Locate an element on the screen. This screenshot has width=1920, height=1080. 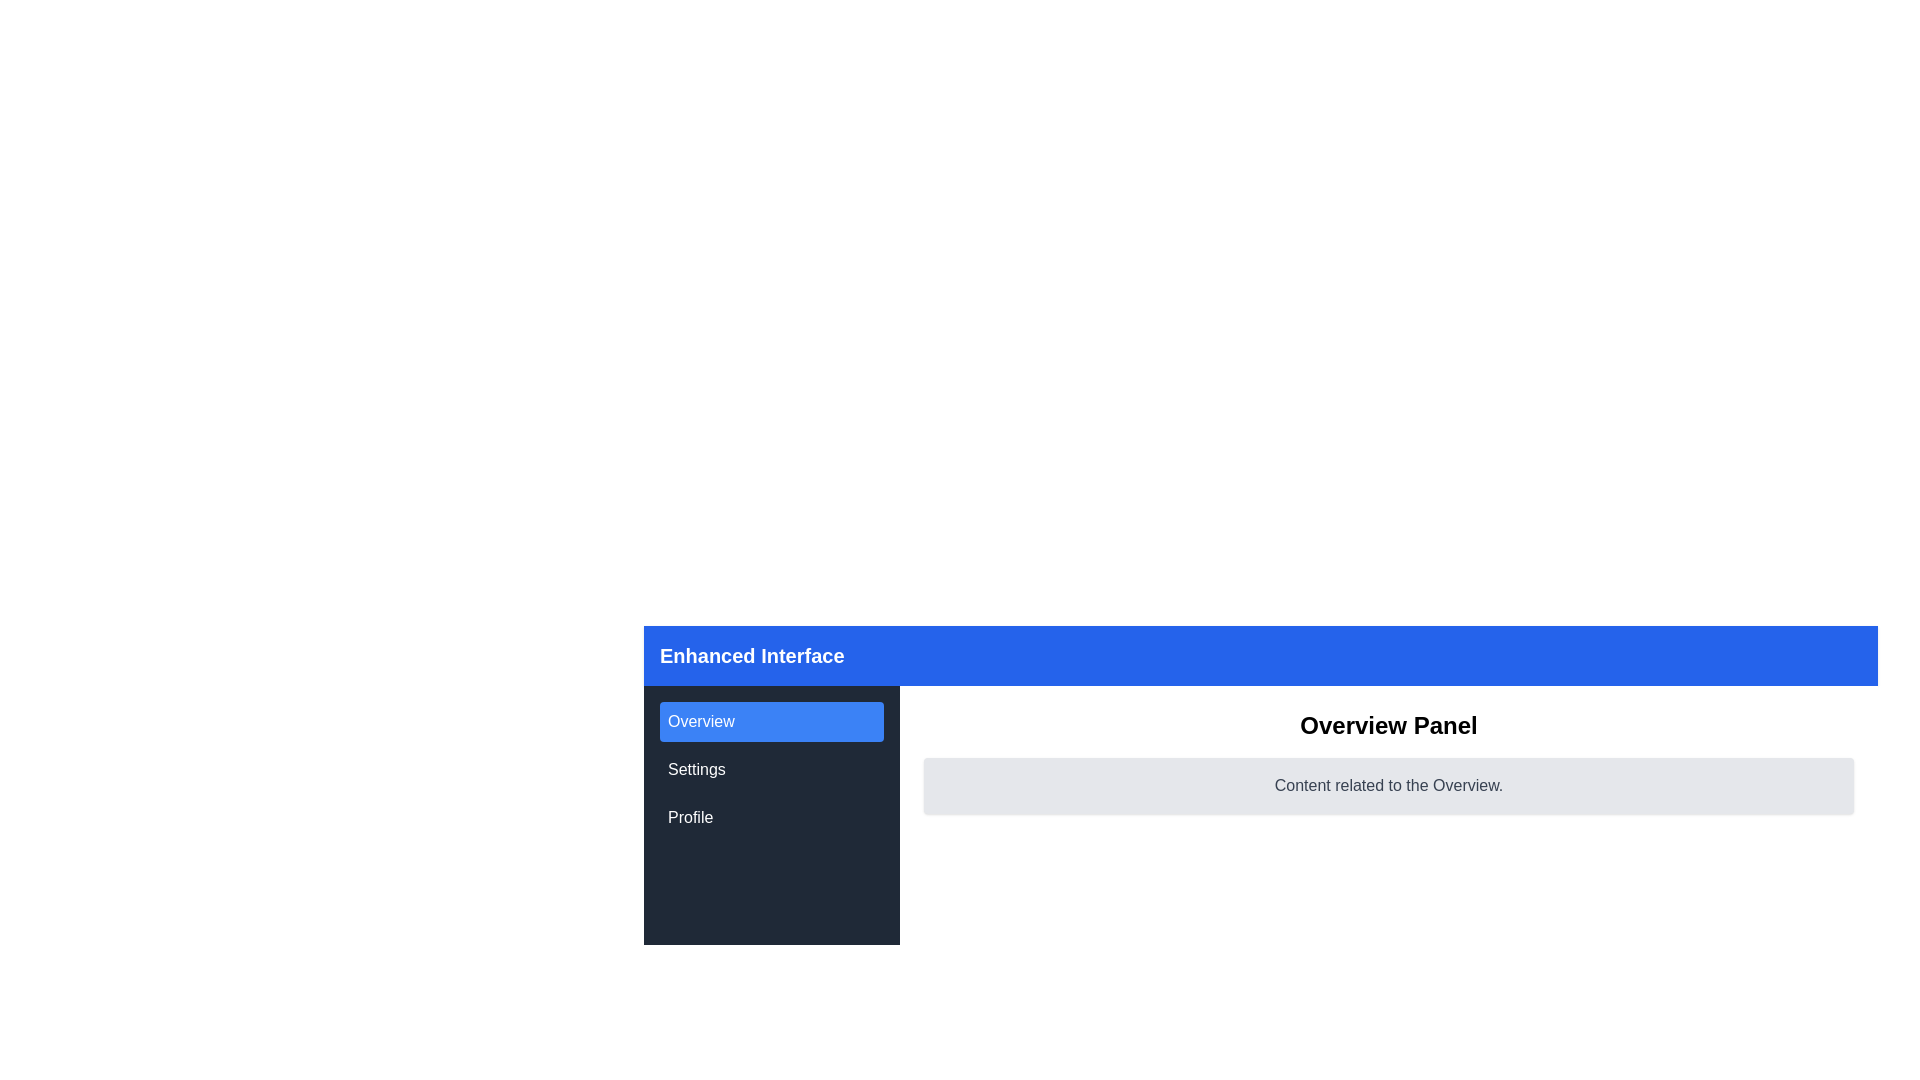
the 'Settings' button located between the 'Overview' and 'Profile' items in the left navigation panel is located at coordinates (771, 769).